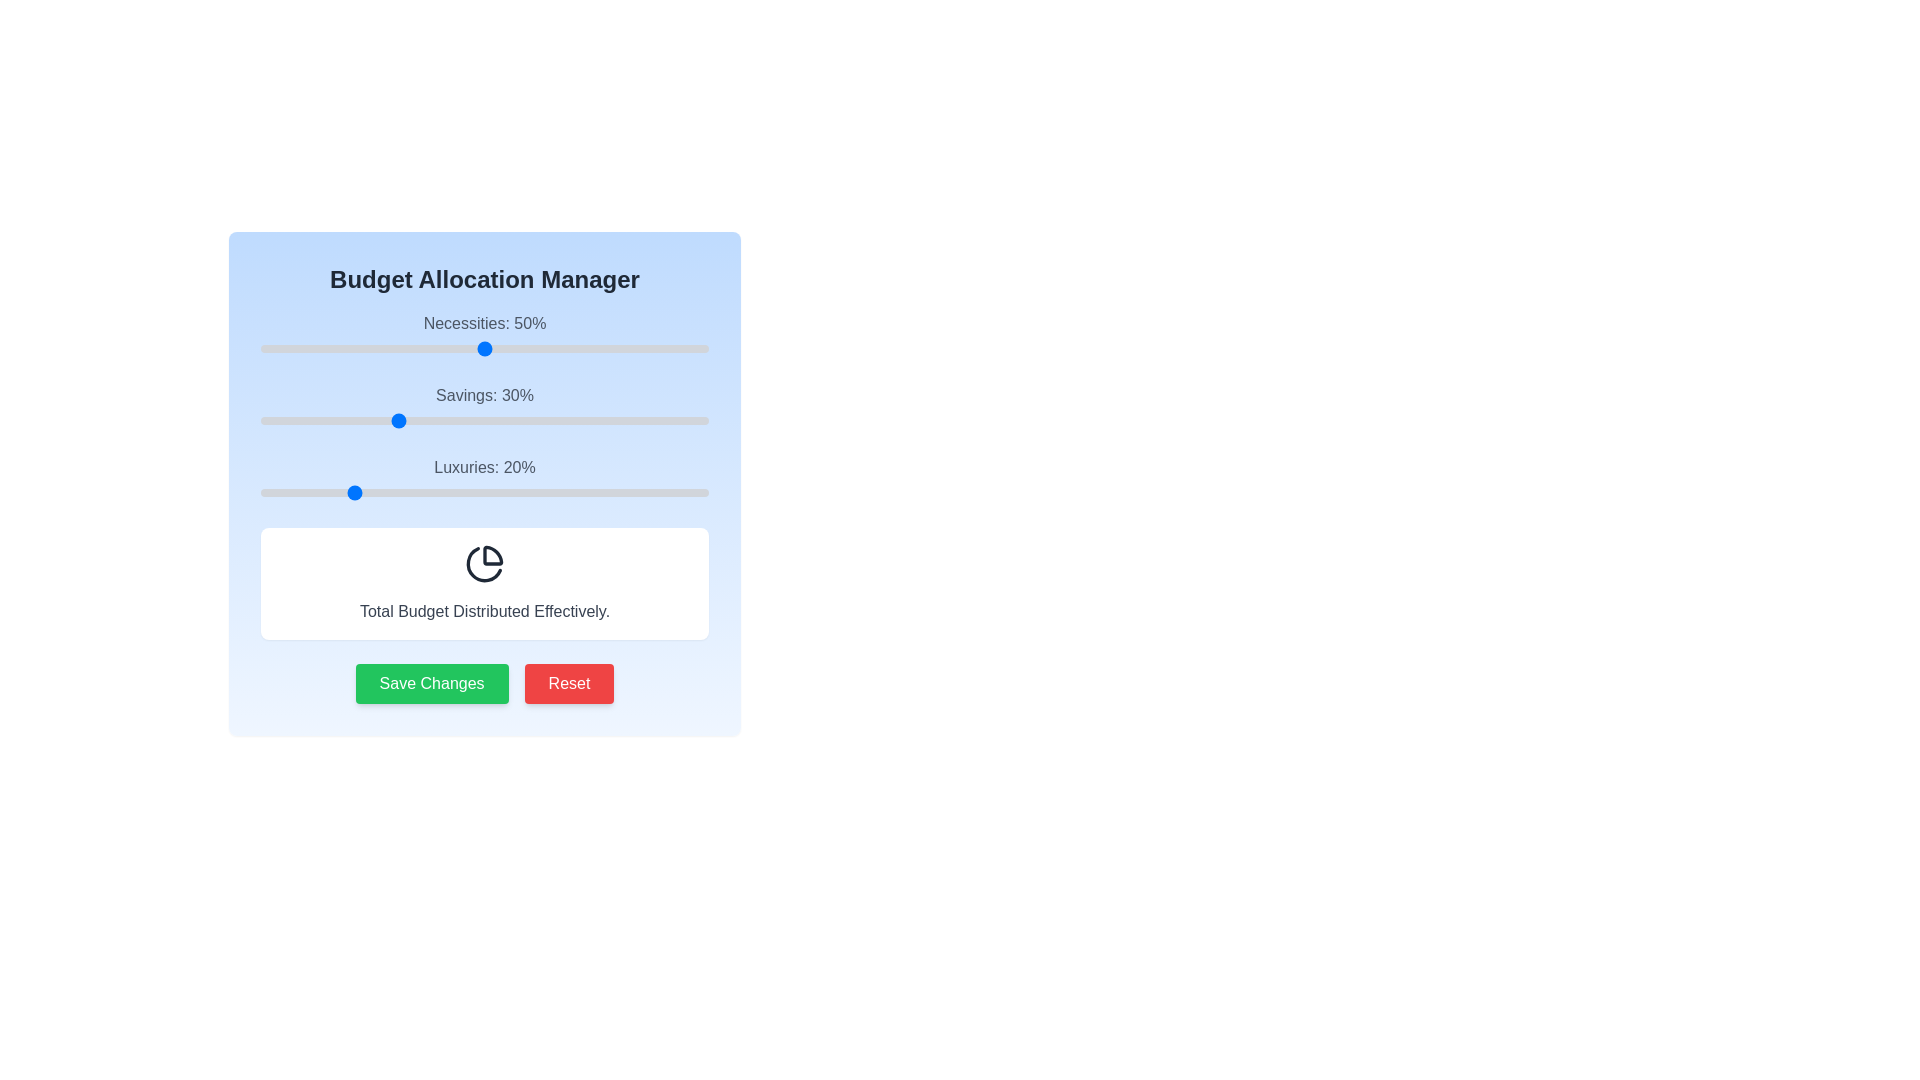 Image resolution: width=1920 pixels, height=1080 pixels. Describe the element at coordinates (650, 347) in the screenshot. I see `the 'necessities' slider` at that location.